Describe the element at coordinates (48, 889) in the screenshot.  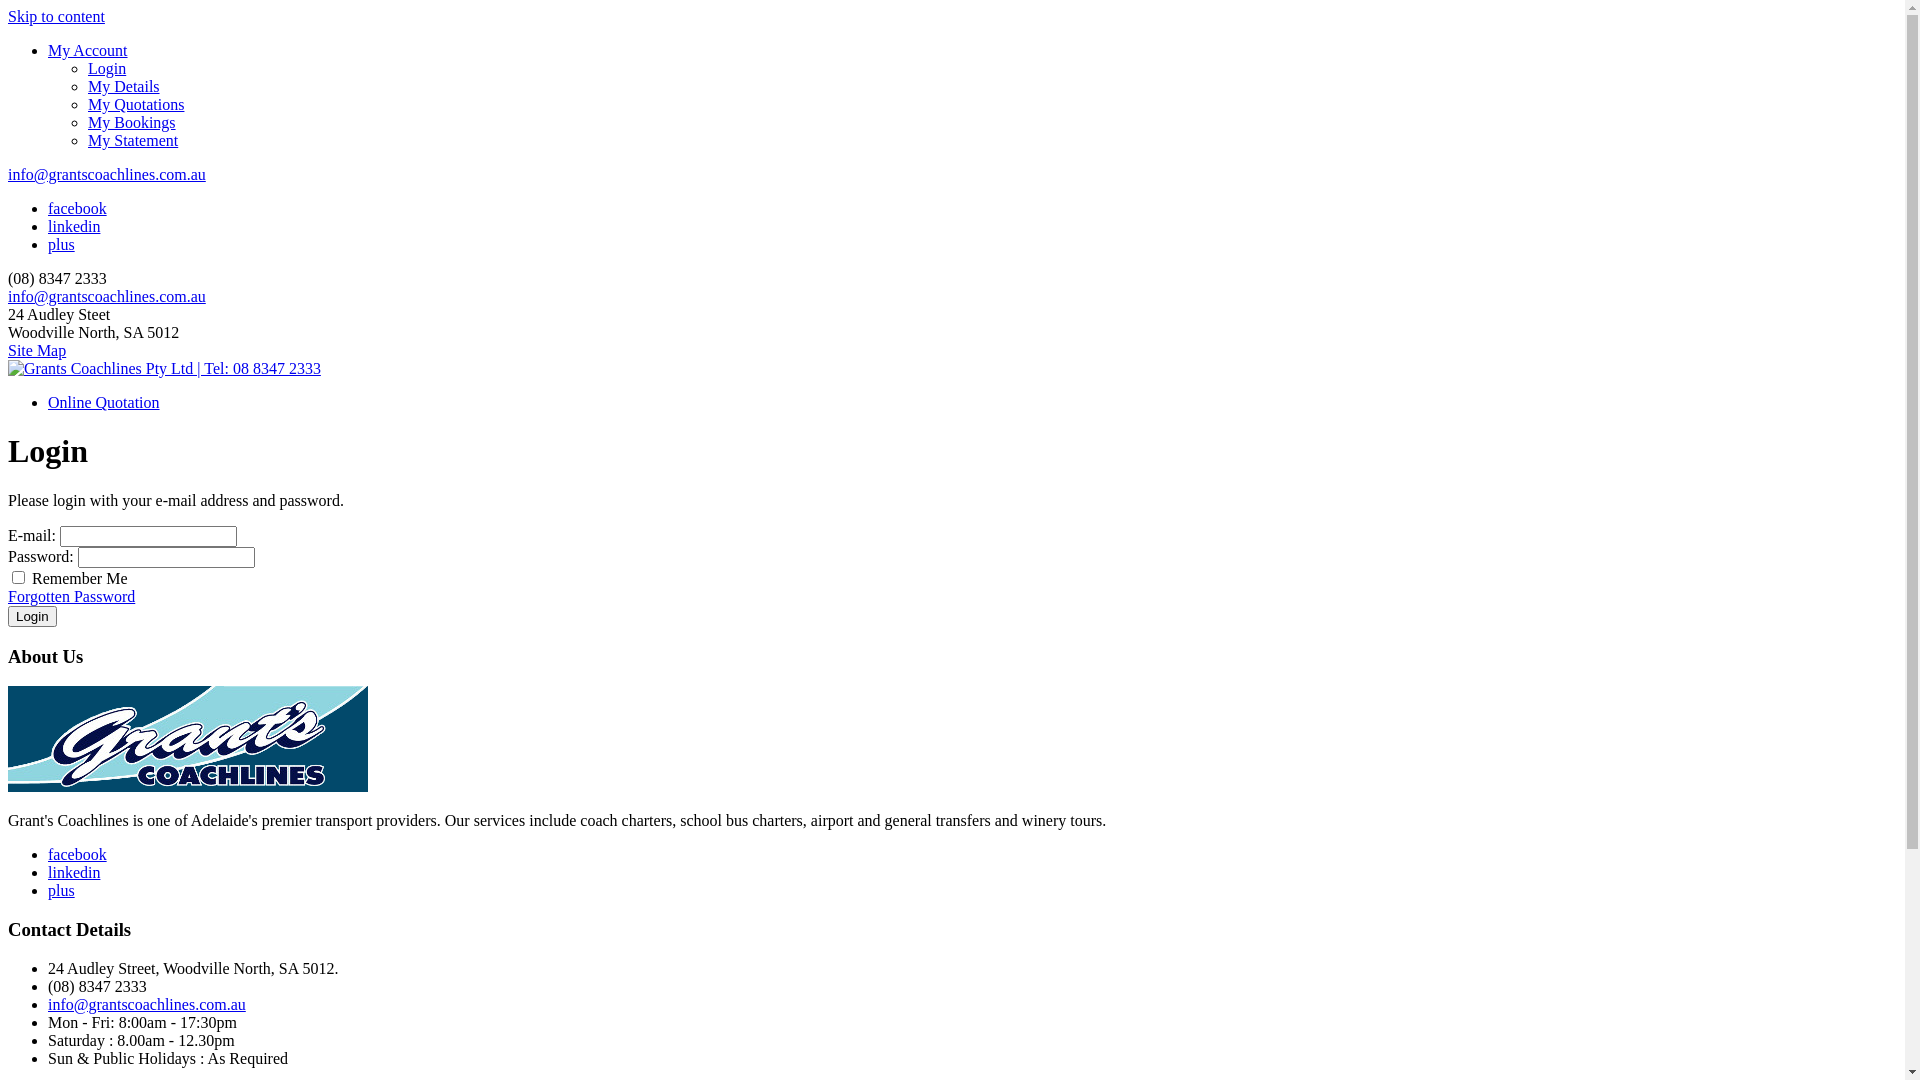
I see `'plus'` at that location.